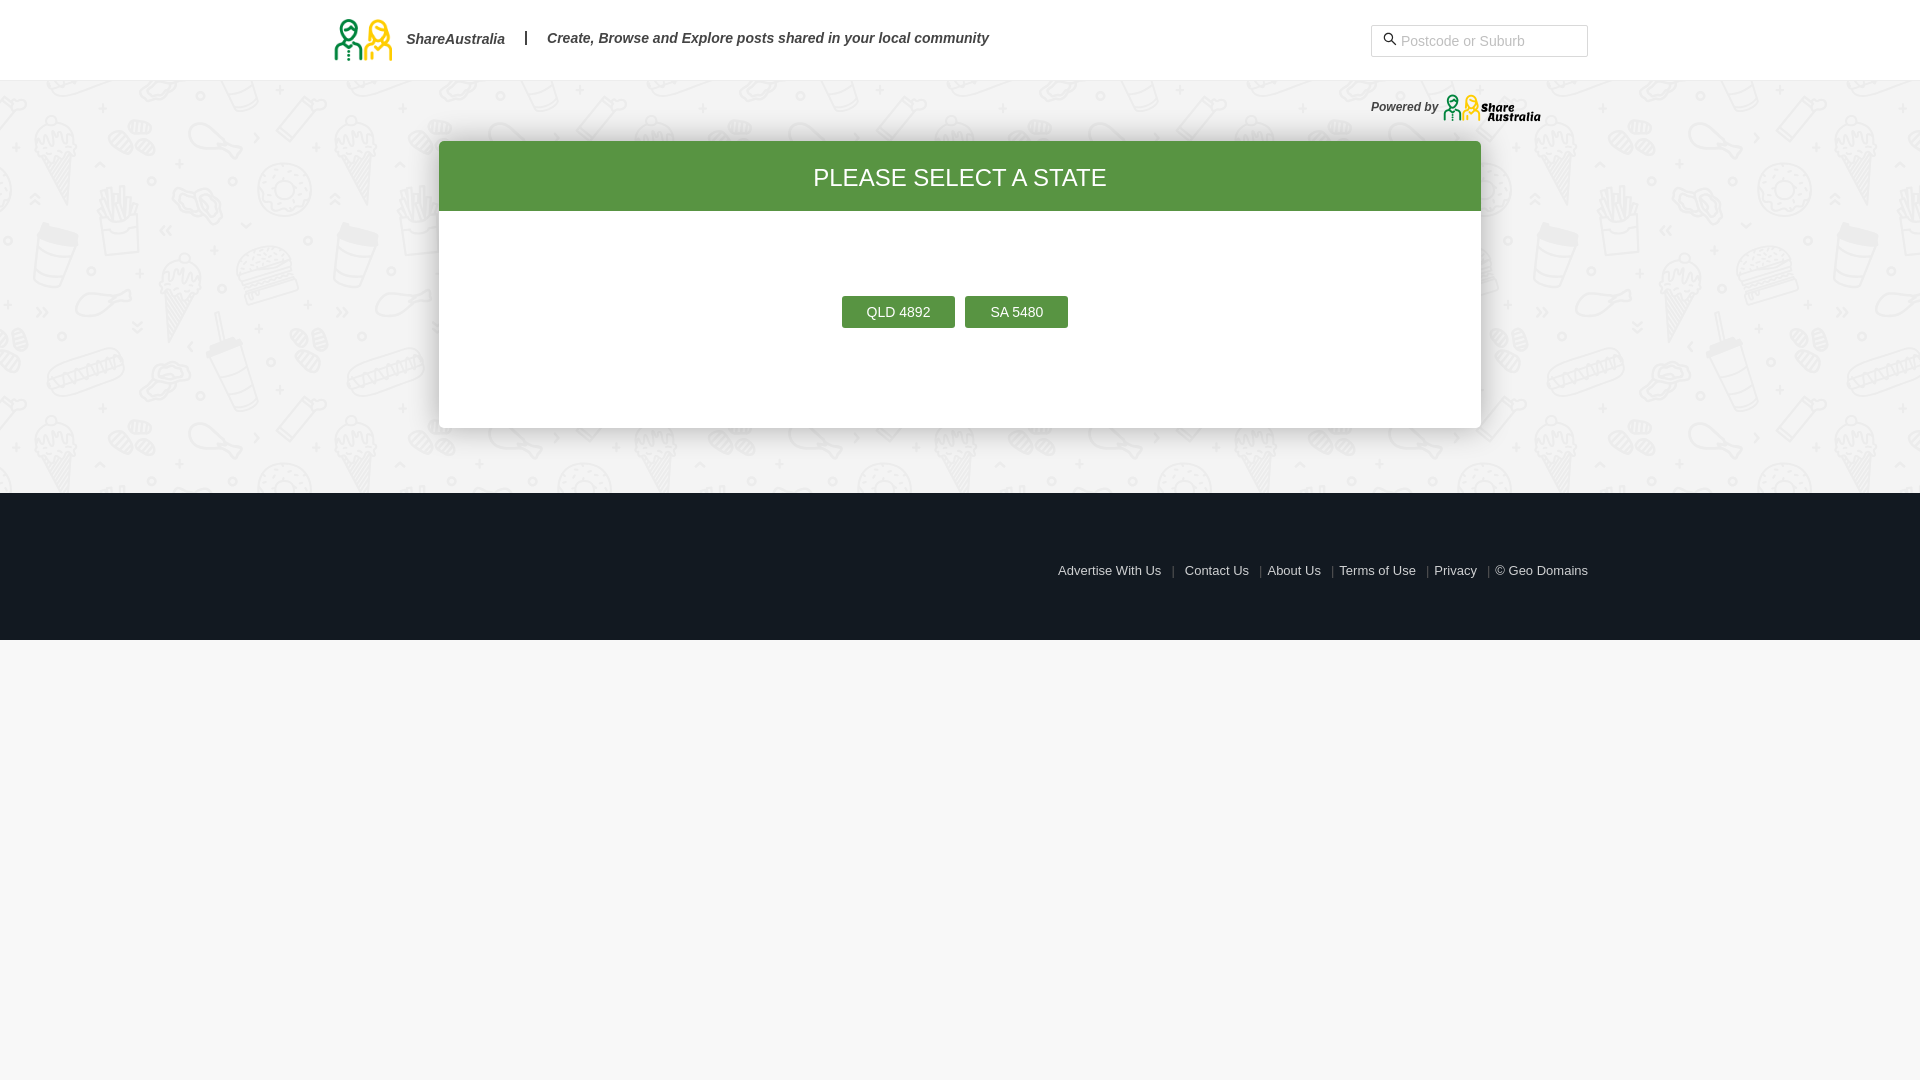 Image resolution: width=1920 pixels, height=1080 pixels. Describe the element at coordinates (1056, 570) in the screenshot. I see `'Advertise With Us'` at that location.